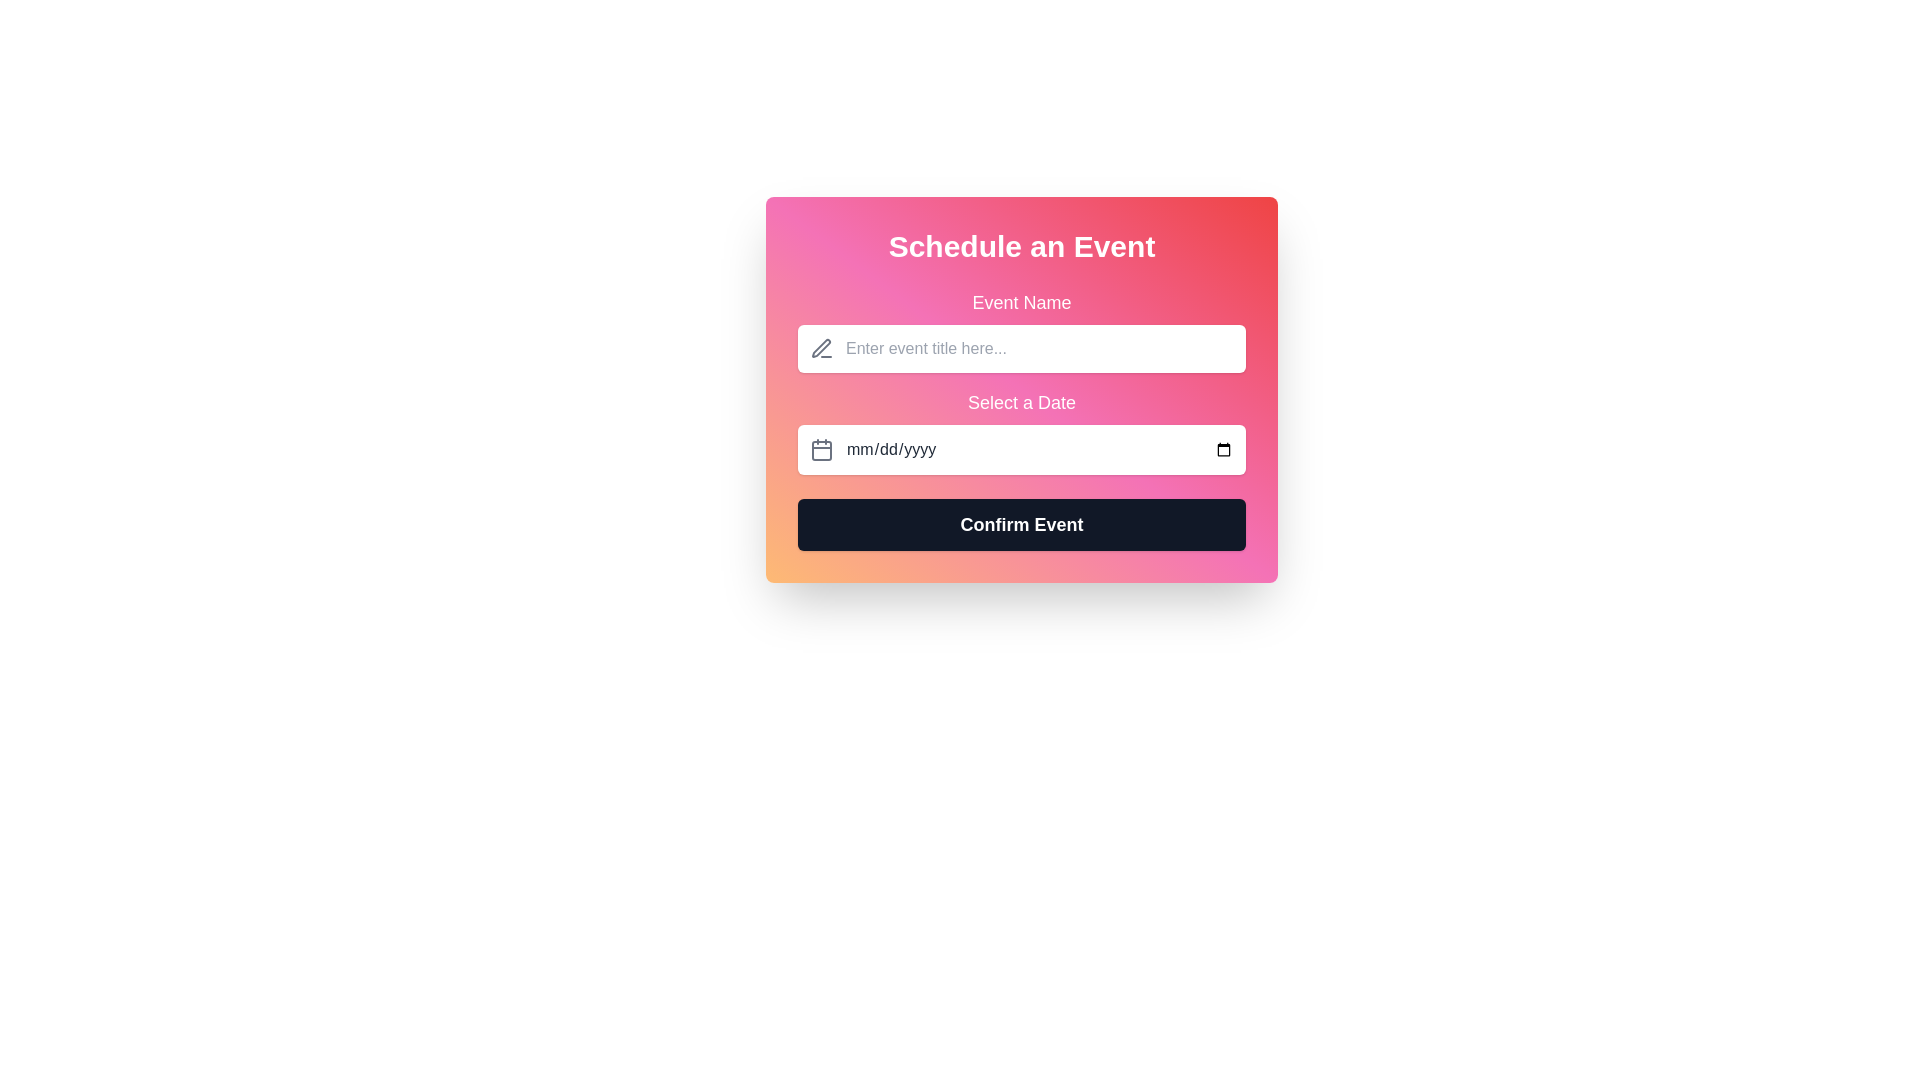 This screenshot has height=1080, width=1920. Describe the element at coordinates (821, 450) in the screenshot. I see `the minimalist gray calendar icon located to the left of the date input field with placeholder text 'mm/dd/yyyy' within the colorful gradient card` at that location.